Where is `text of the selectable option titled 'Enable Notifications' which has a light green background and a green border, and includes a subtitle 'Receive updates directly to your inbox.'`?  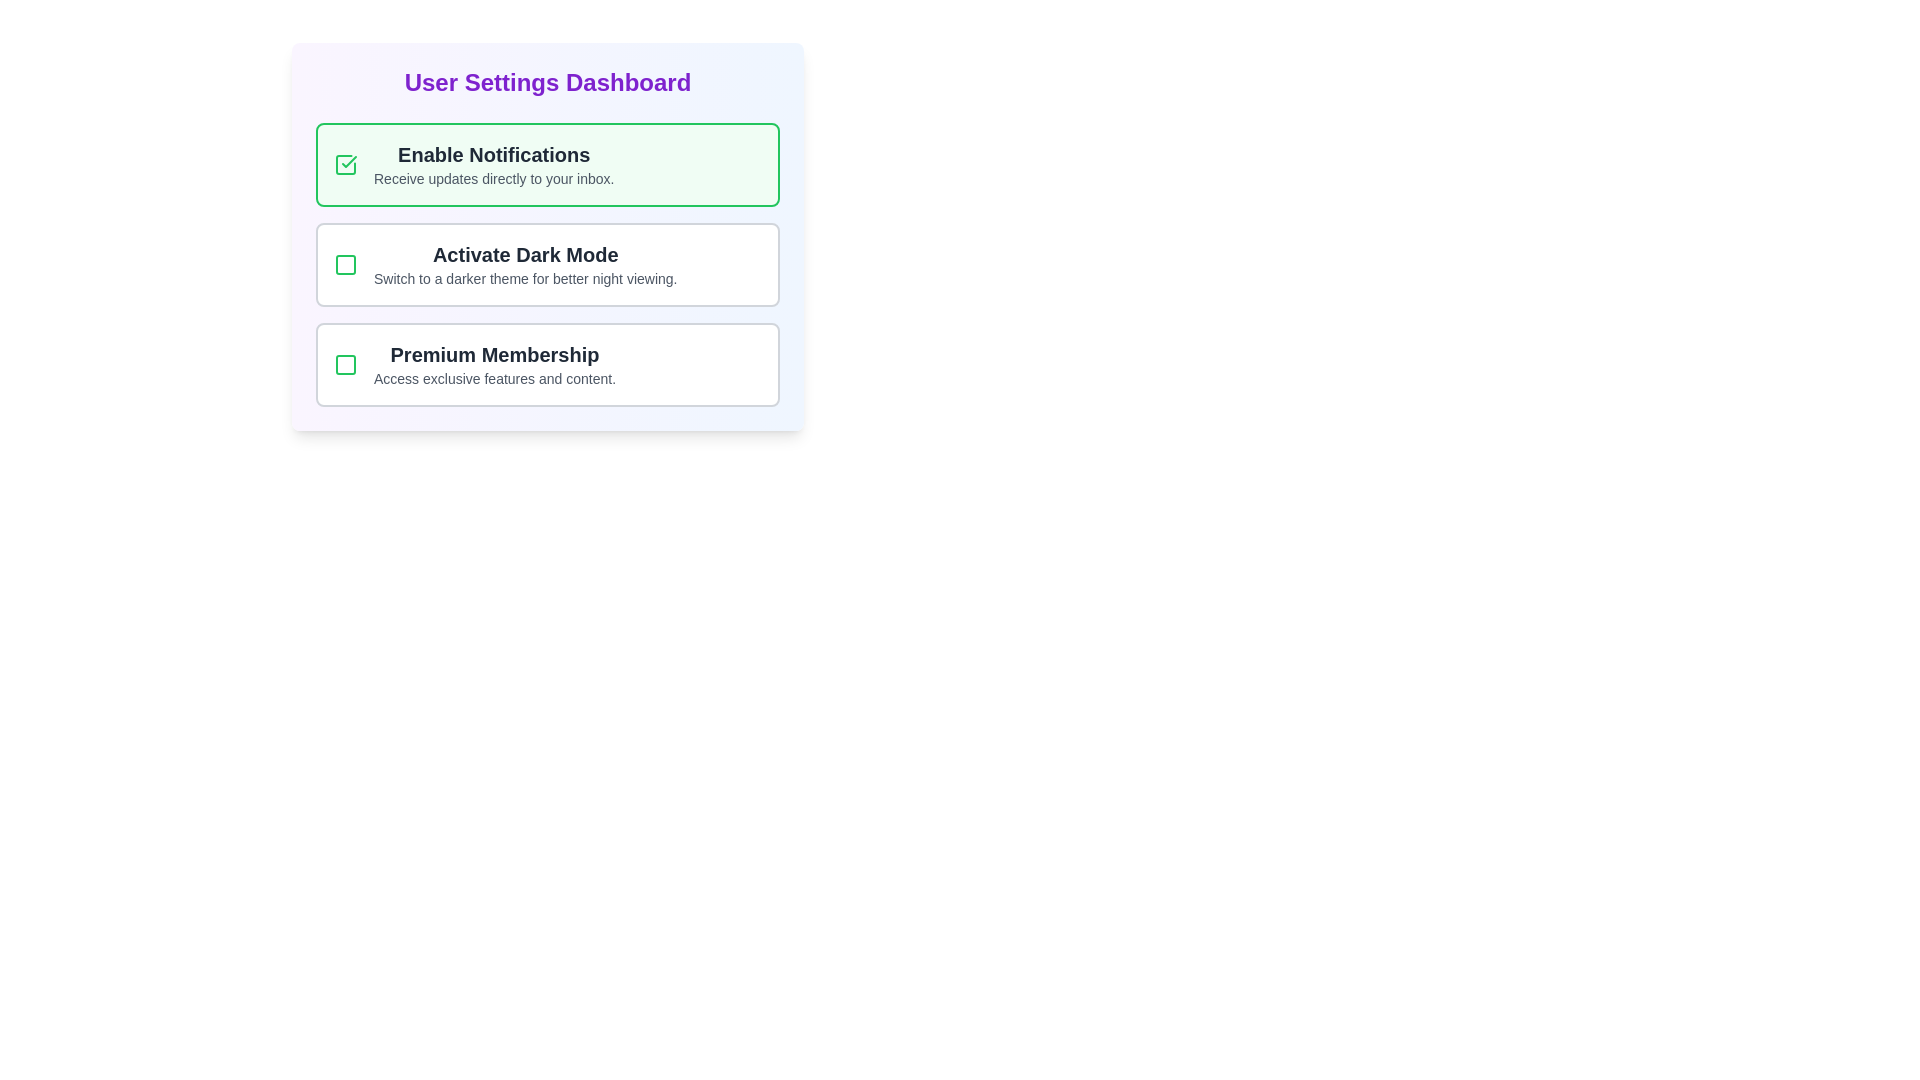 text of the selectable option titled 'Enable Notifications' which has a light green background and a green border, and includes a subtitle 'Receive updates directly to your inbox.' is located at coordinates (547, 164).